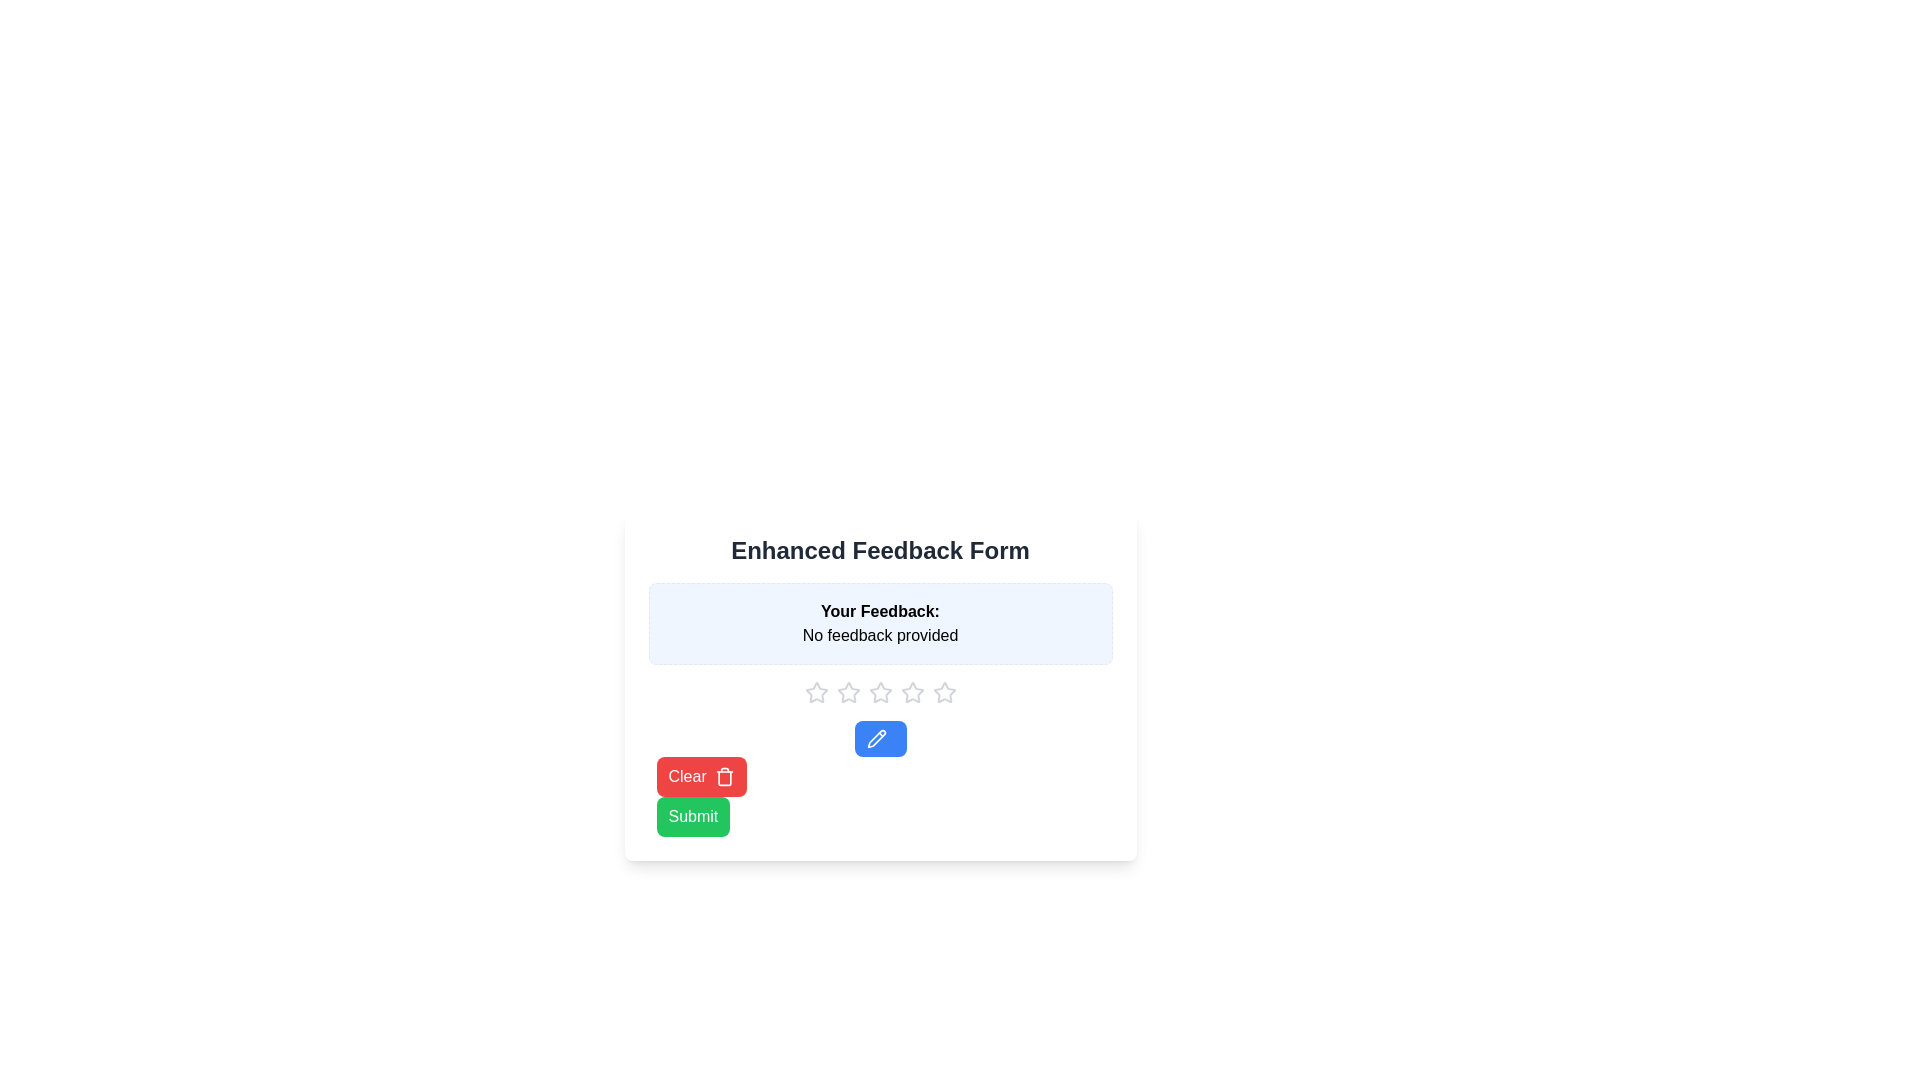 The width and height of the screenshot is (1920, 1080). Describe the element at coordinates (693, 817) in the screenshot. I see `the 'Submit' button with a green background and white text to trigger the style change effect` at that location.